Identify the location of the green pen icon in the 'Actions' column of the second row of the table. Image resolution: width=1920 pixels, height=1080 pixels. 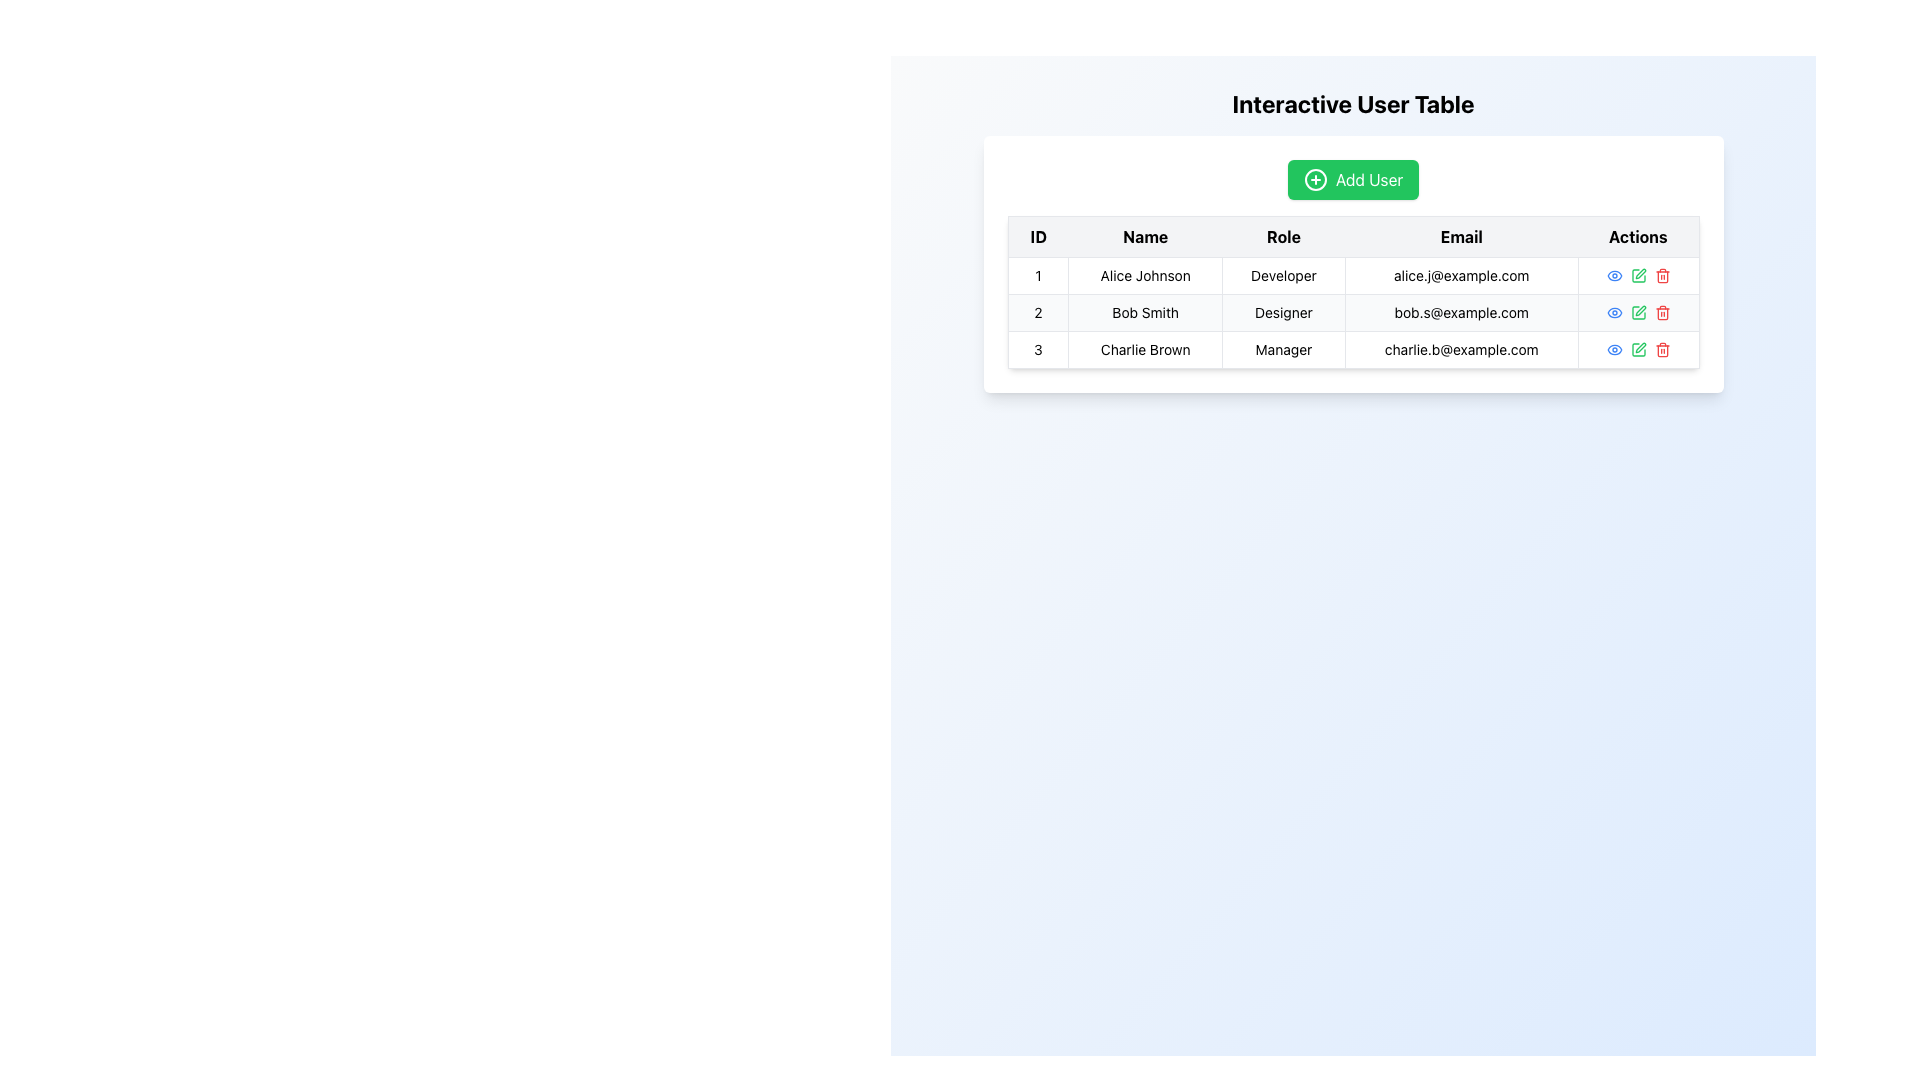
(1638, 312).